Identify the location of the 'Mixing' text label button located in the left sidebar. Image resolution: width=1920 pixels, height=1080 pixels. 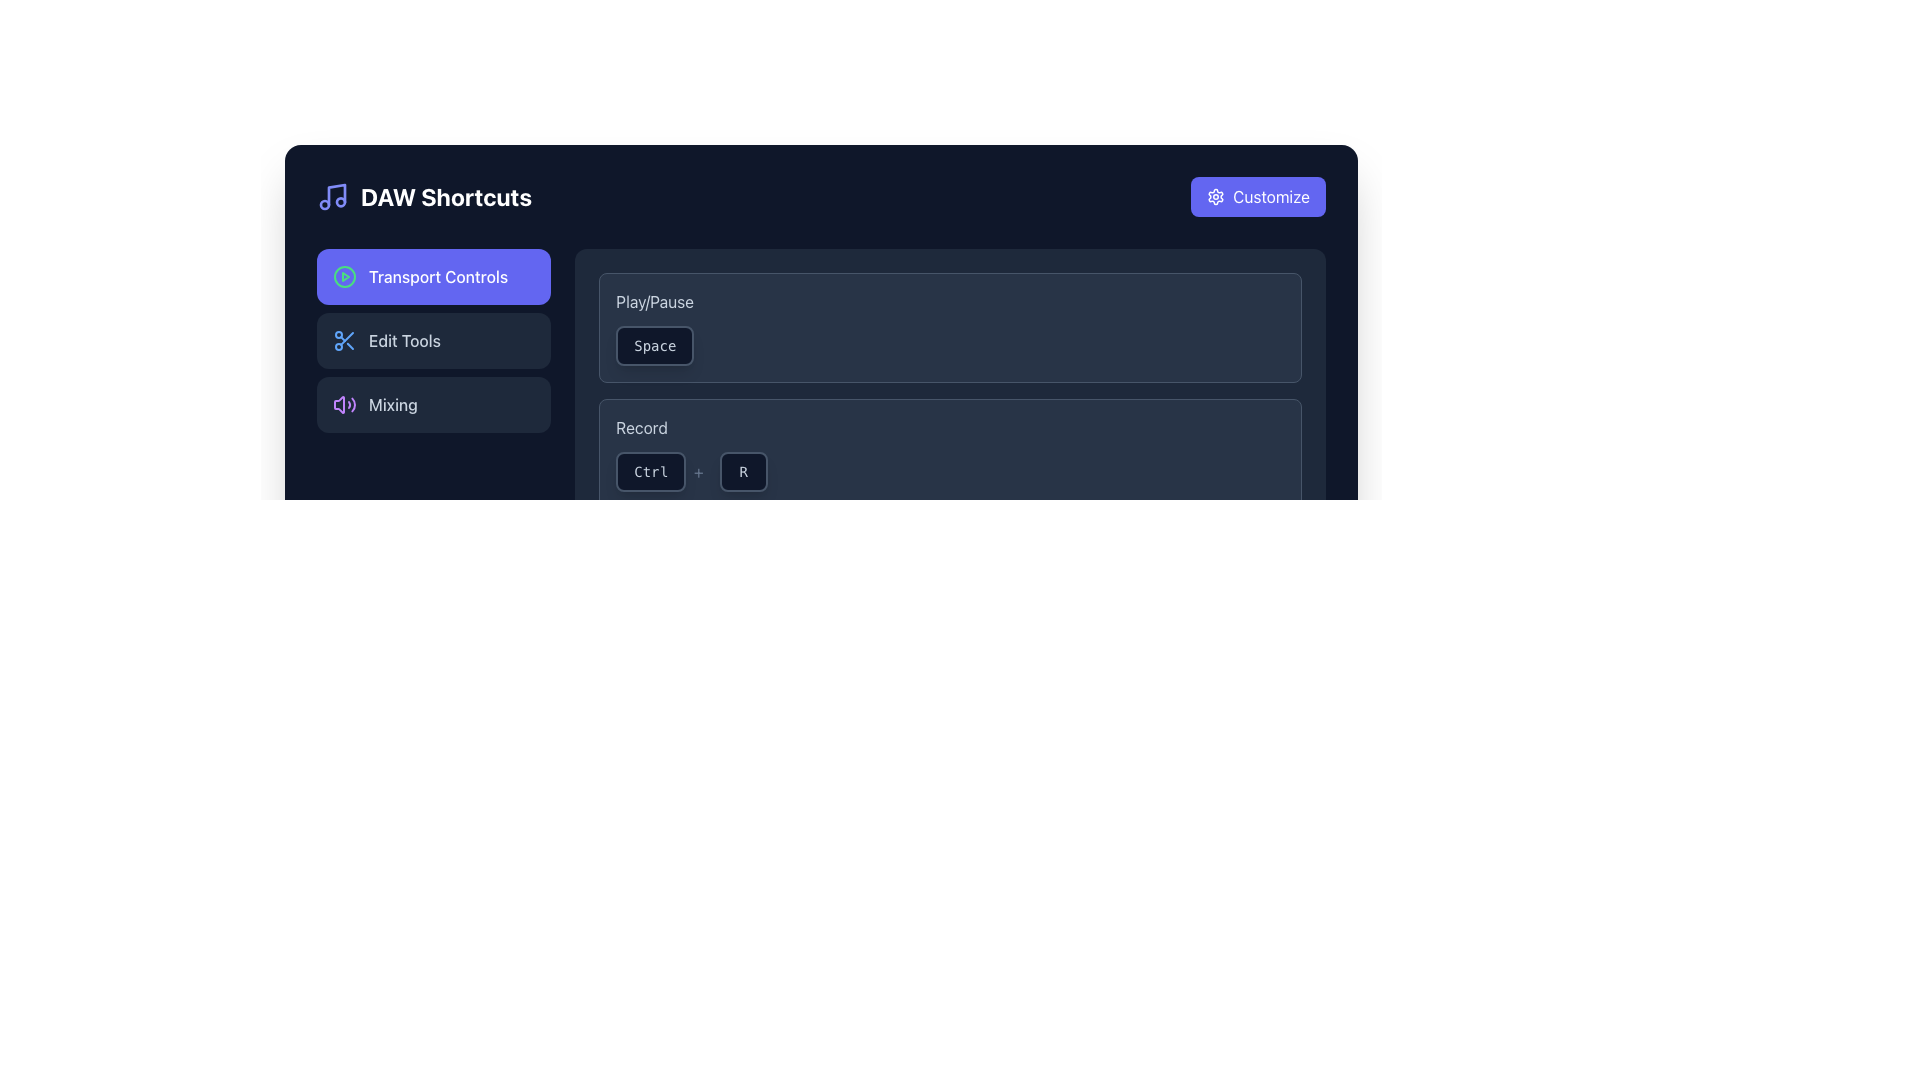
(393, 405).